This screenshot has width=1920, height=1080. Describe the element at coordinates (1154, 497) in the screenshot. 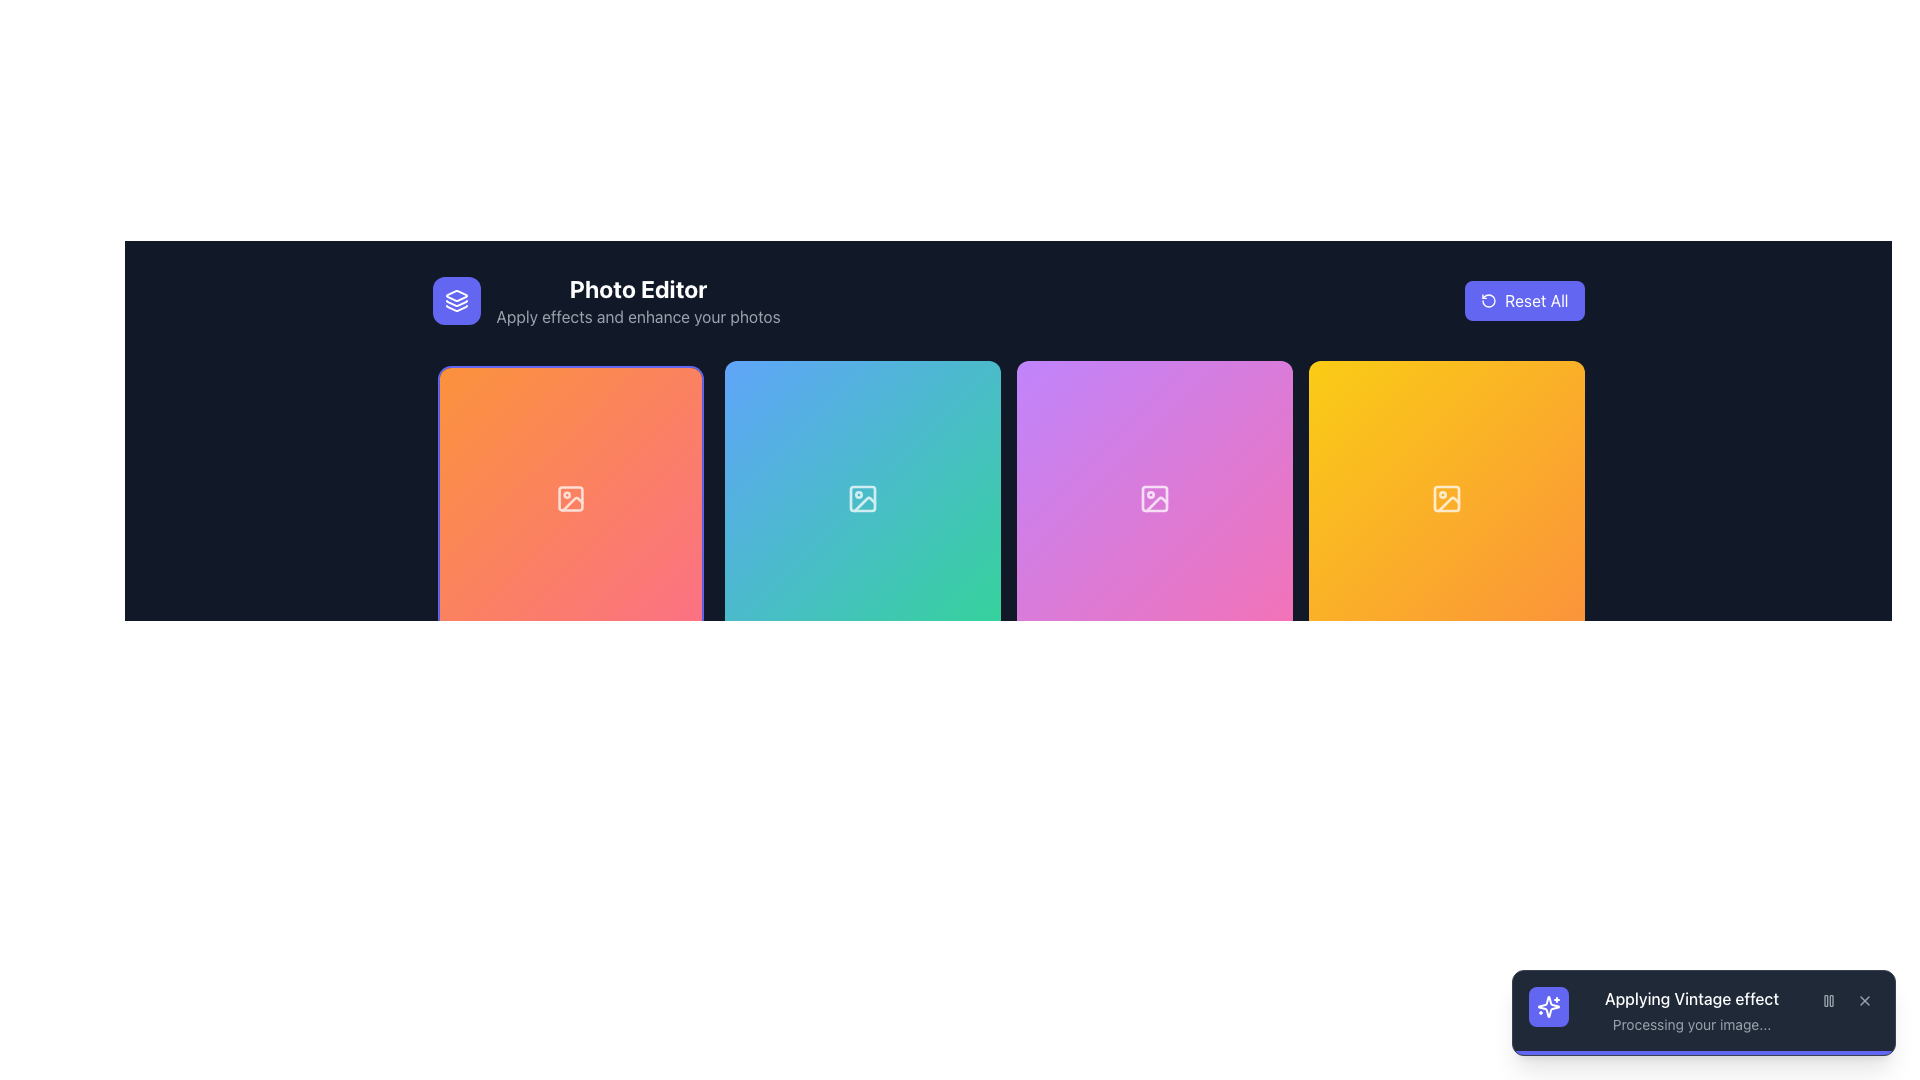

I see `the third selectable card in the photo editing application` at that location.